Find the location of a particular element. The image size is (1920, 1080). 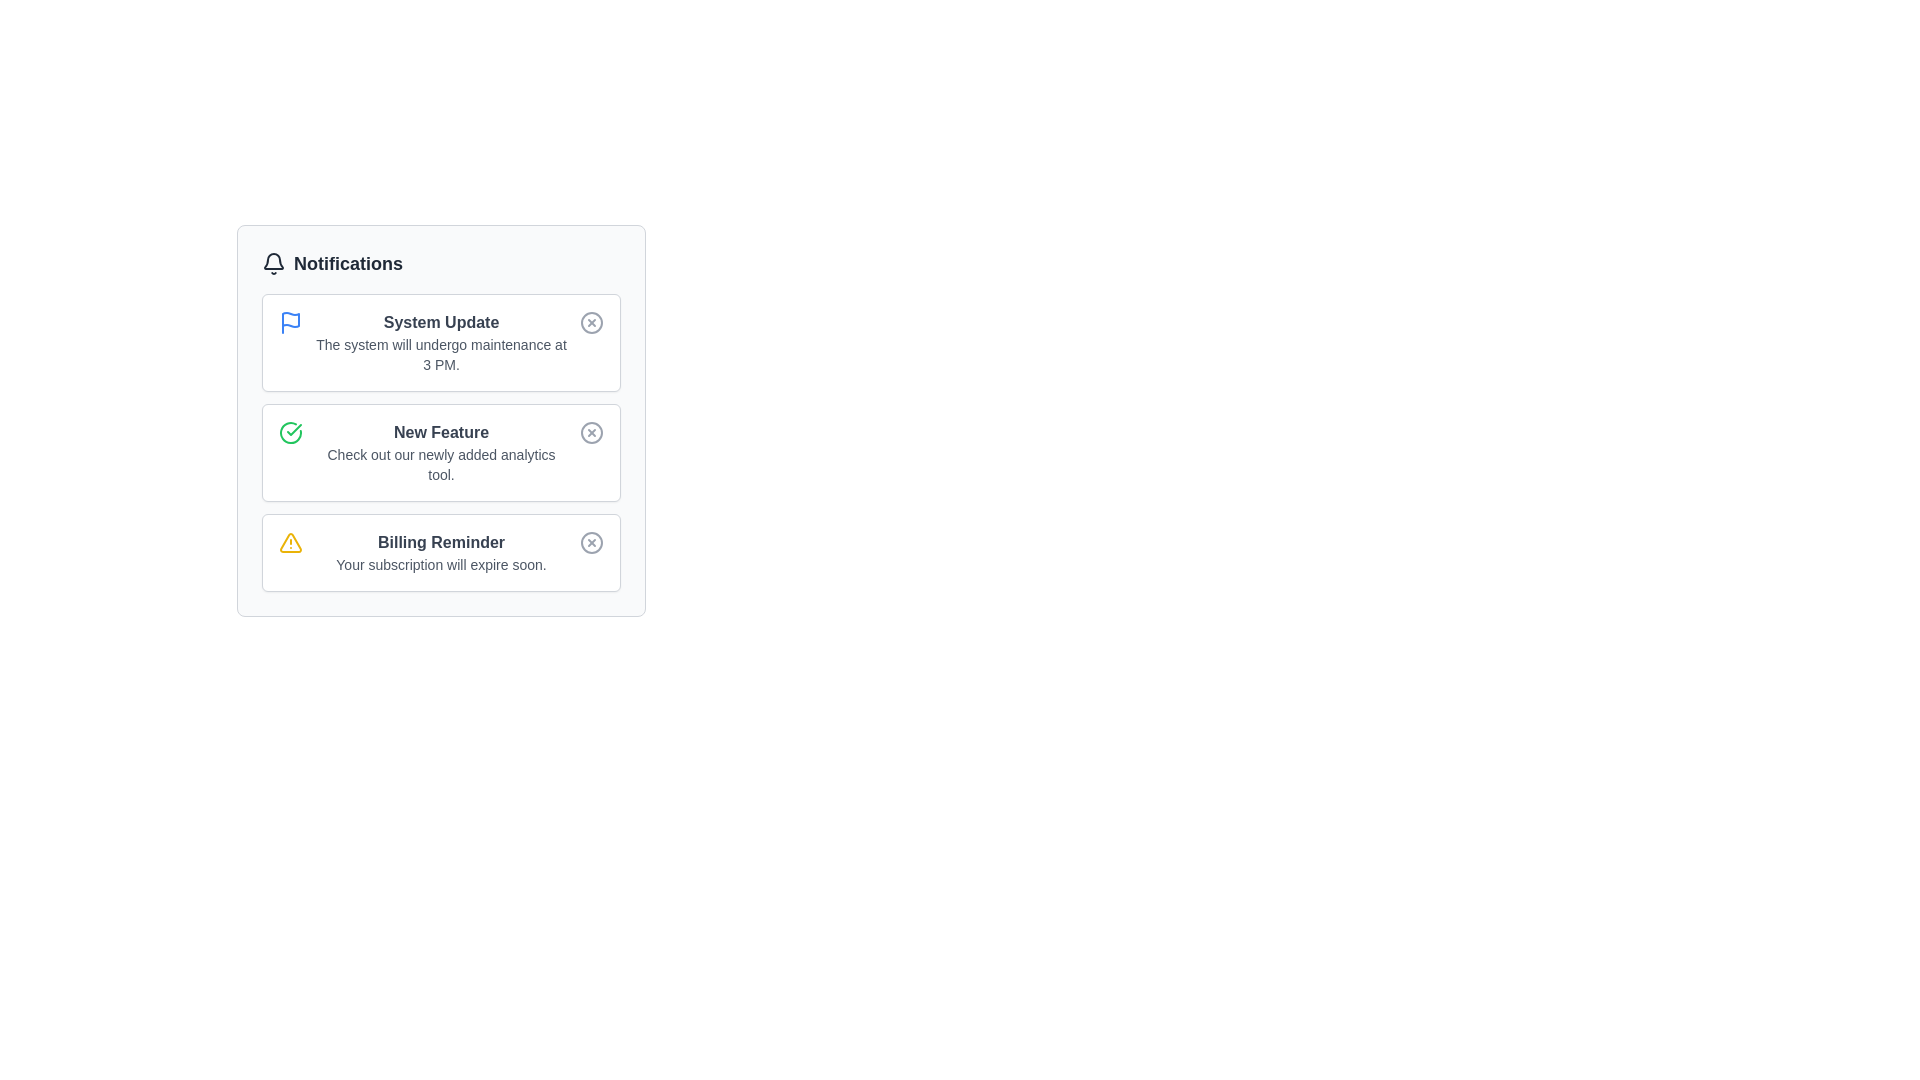

descriptive text label located in the second notification card under the 'Notifications' header, specifically the second line of text below the heading 'New Feature.' is located at coordinates (440, 465).